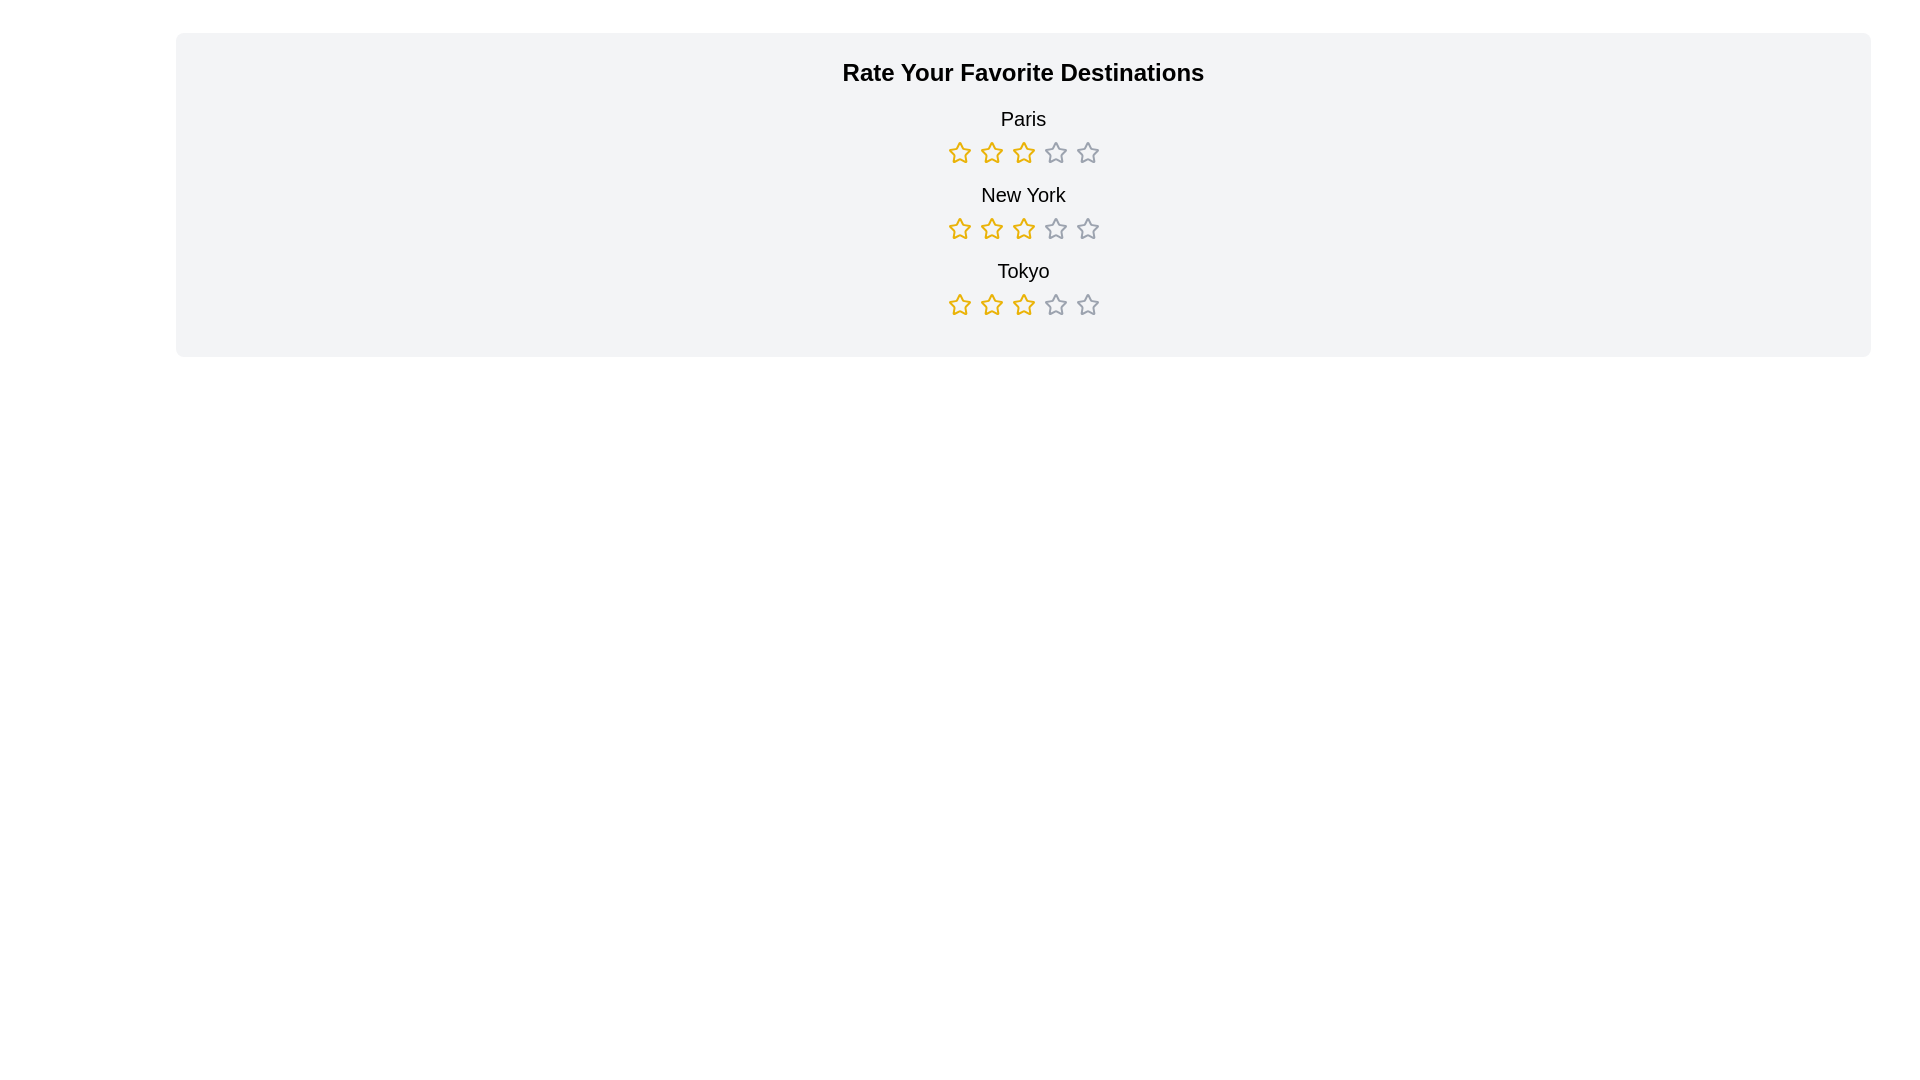 The width and height of the screenshot is (1920, 1080). What do you see at coordinates (991, 227) in the screenshot?
I see `the active yellow star icon for rating in the 'Rate Your Favorite Destinations' section under the 'New York' label` at bounding box center [991, 227].